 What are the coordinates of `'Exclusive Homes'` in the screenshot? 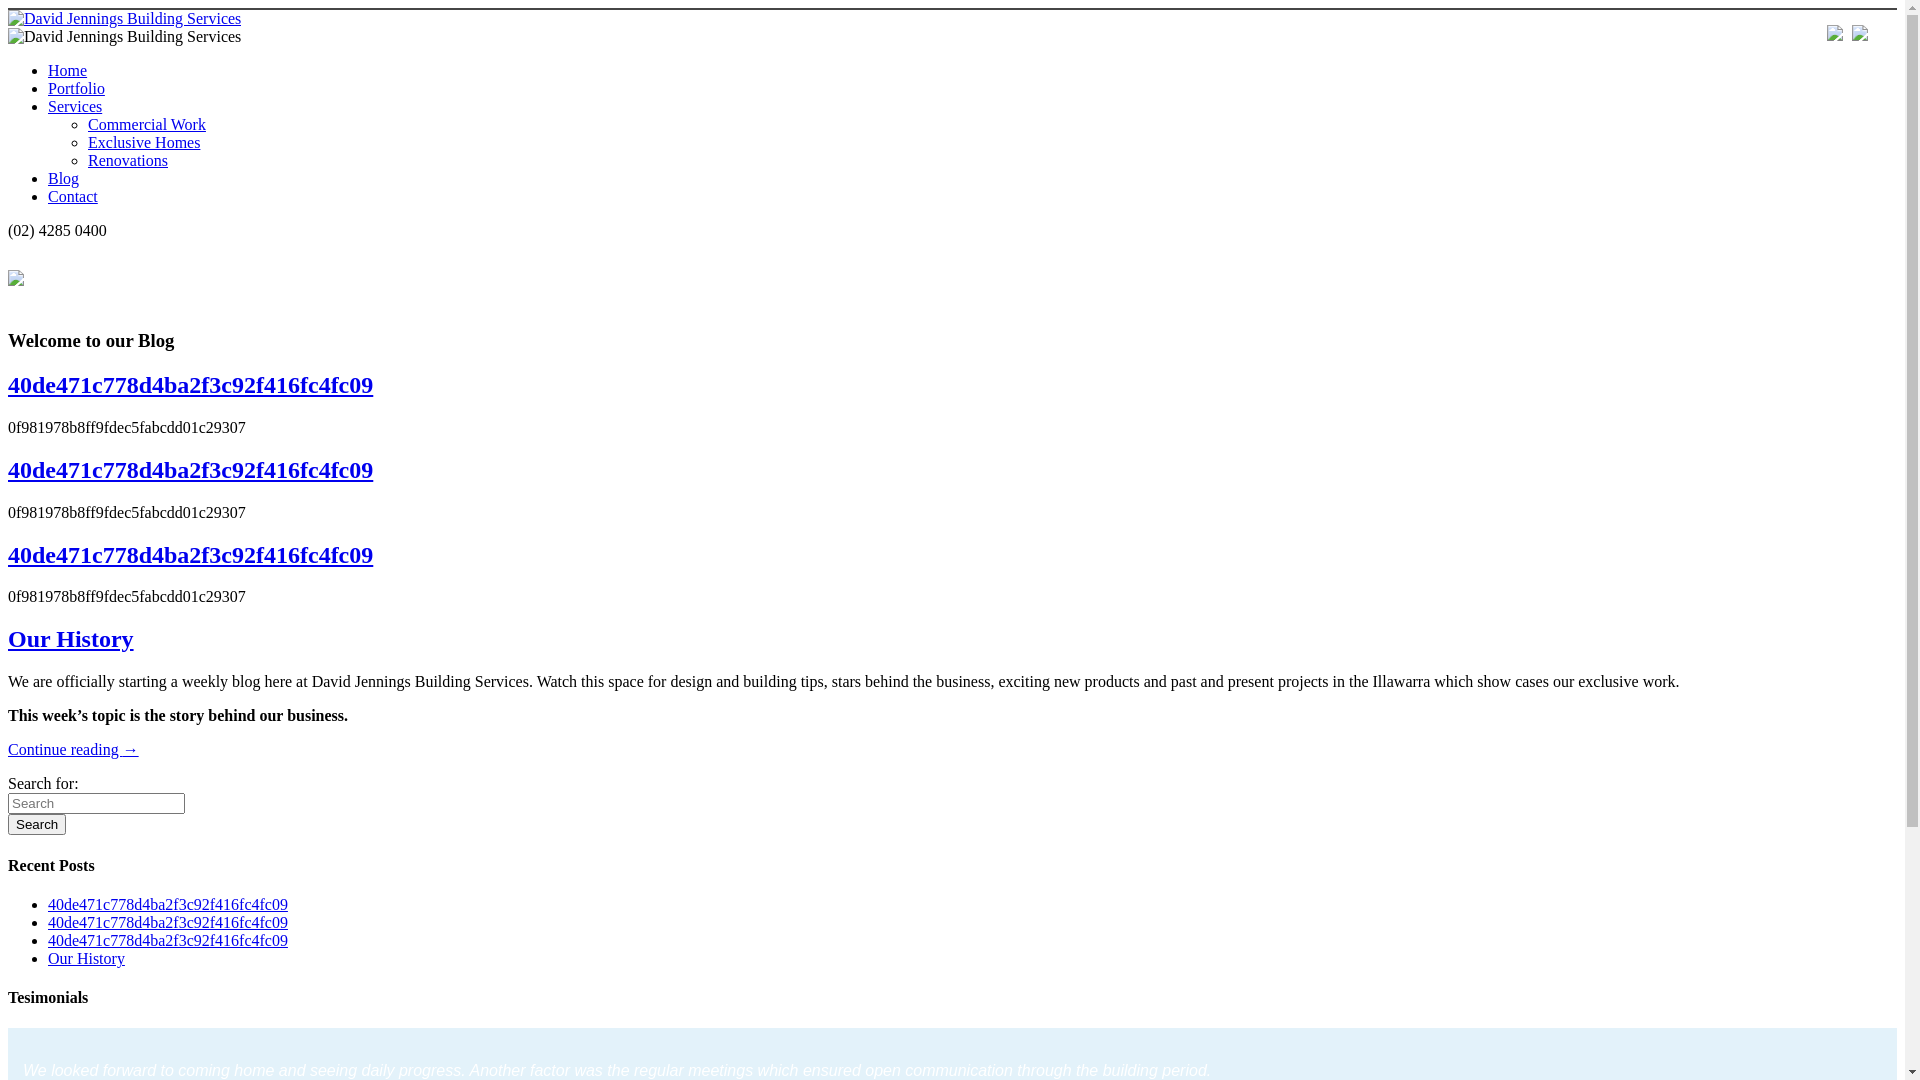 It's located at (143, 141).